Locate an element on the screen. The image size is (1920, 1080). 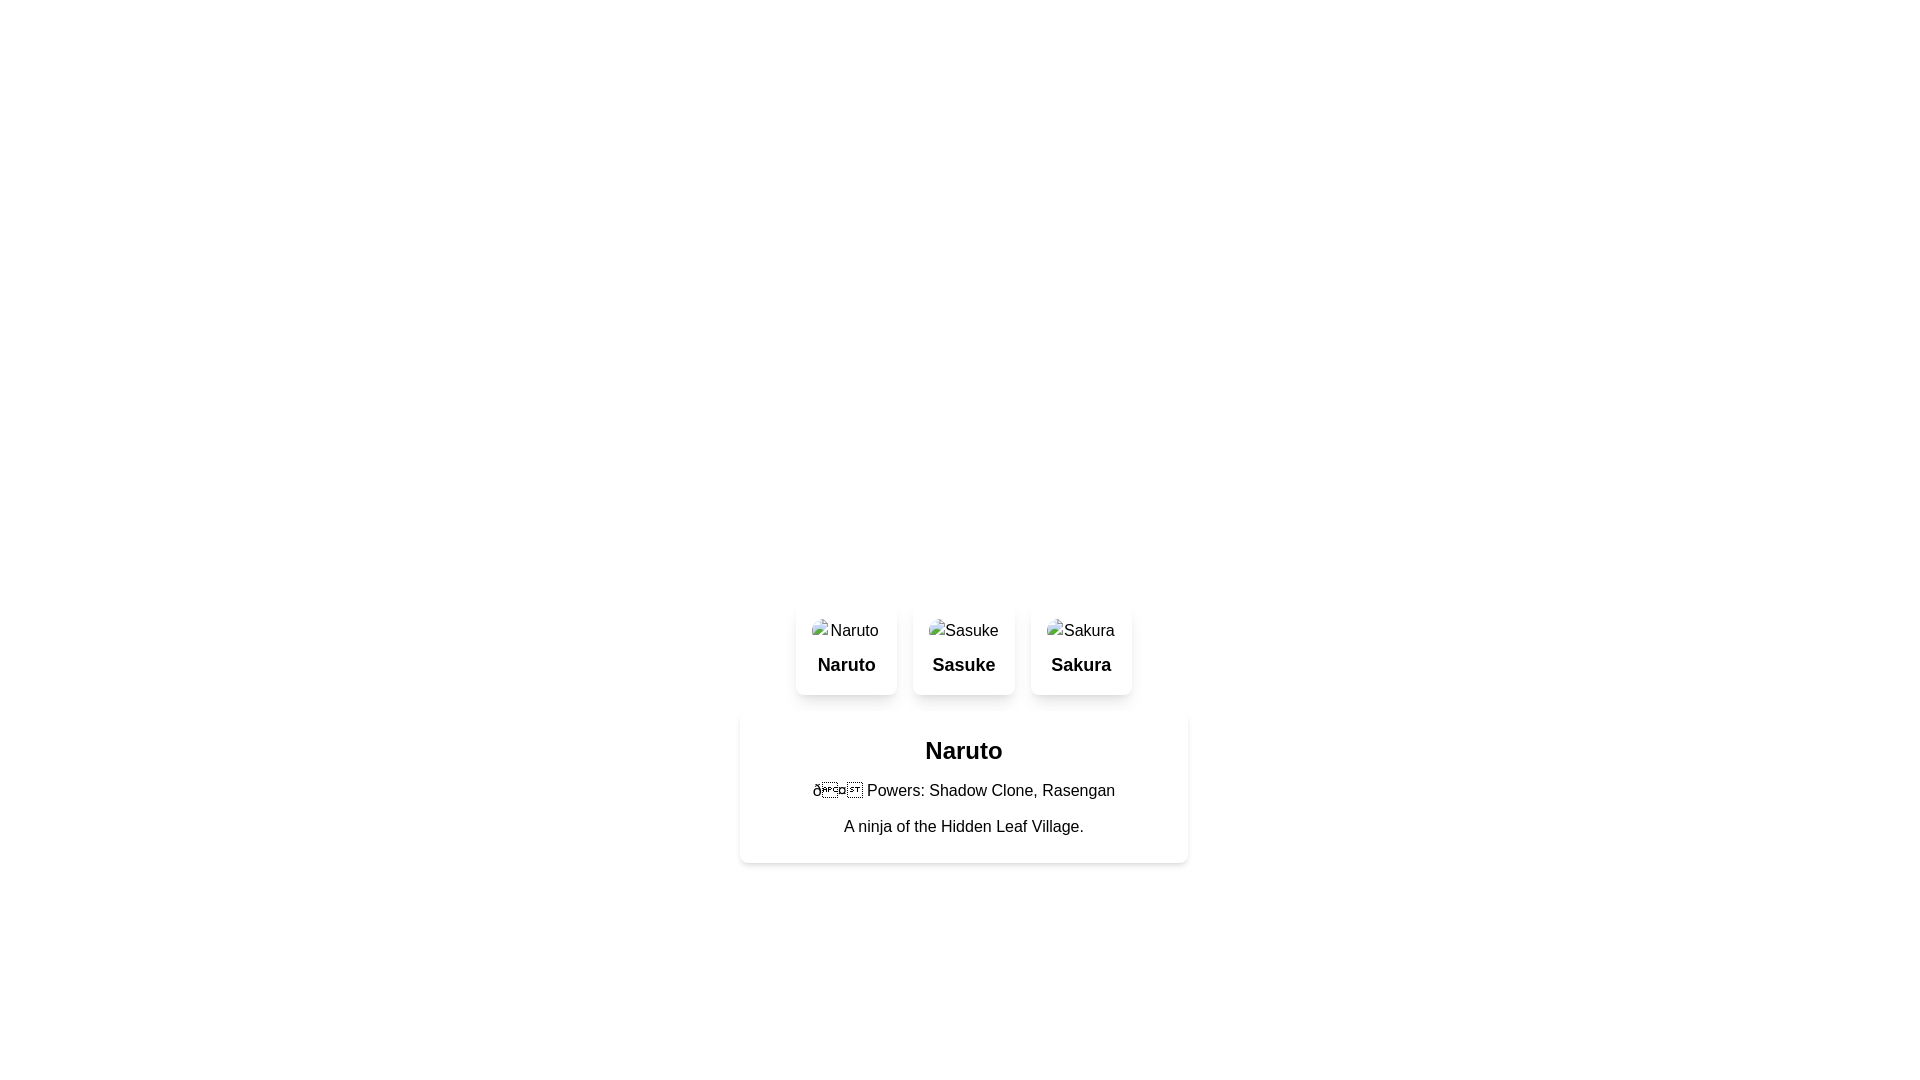
the small circular image element with a border-radius located at the top of the second card, above the 'Sasuke' text is located at coordinates (964, 631).